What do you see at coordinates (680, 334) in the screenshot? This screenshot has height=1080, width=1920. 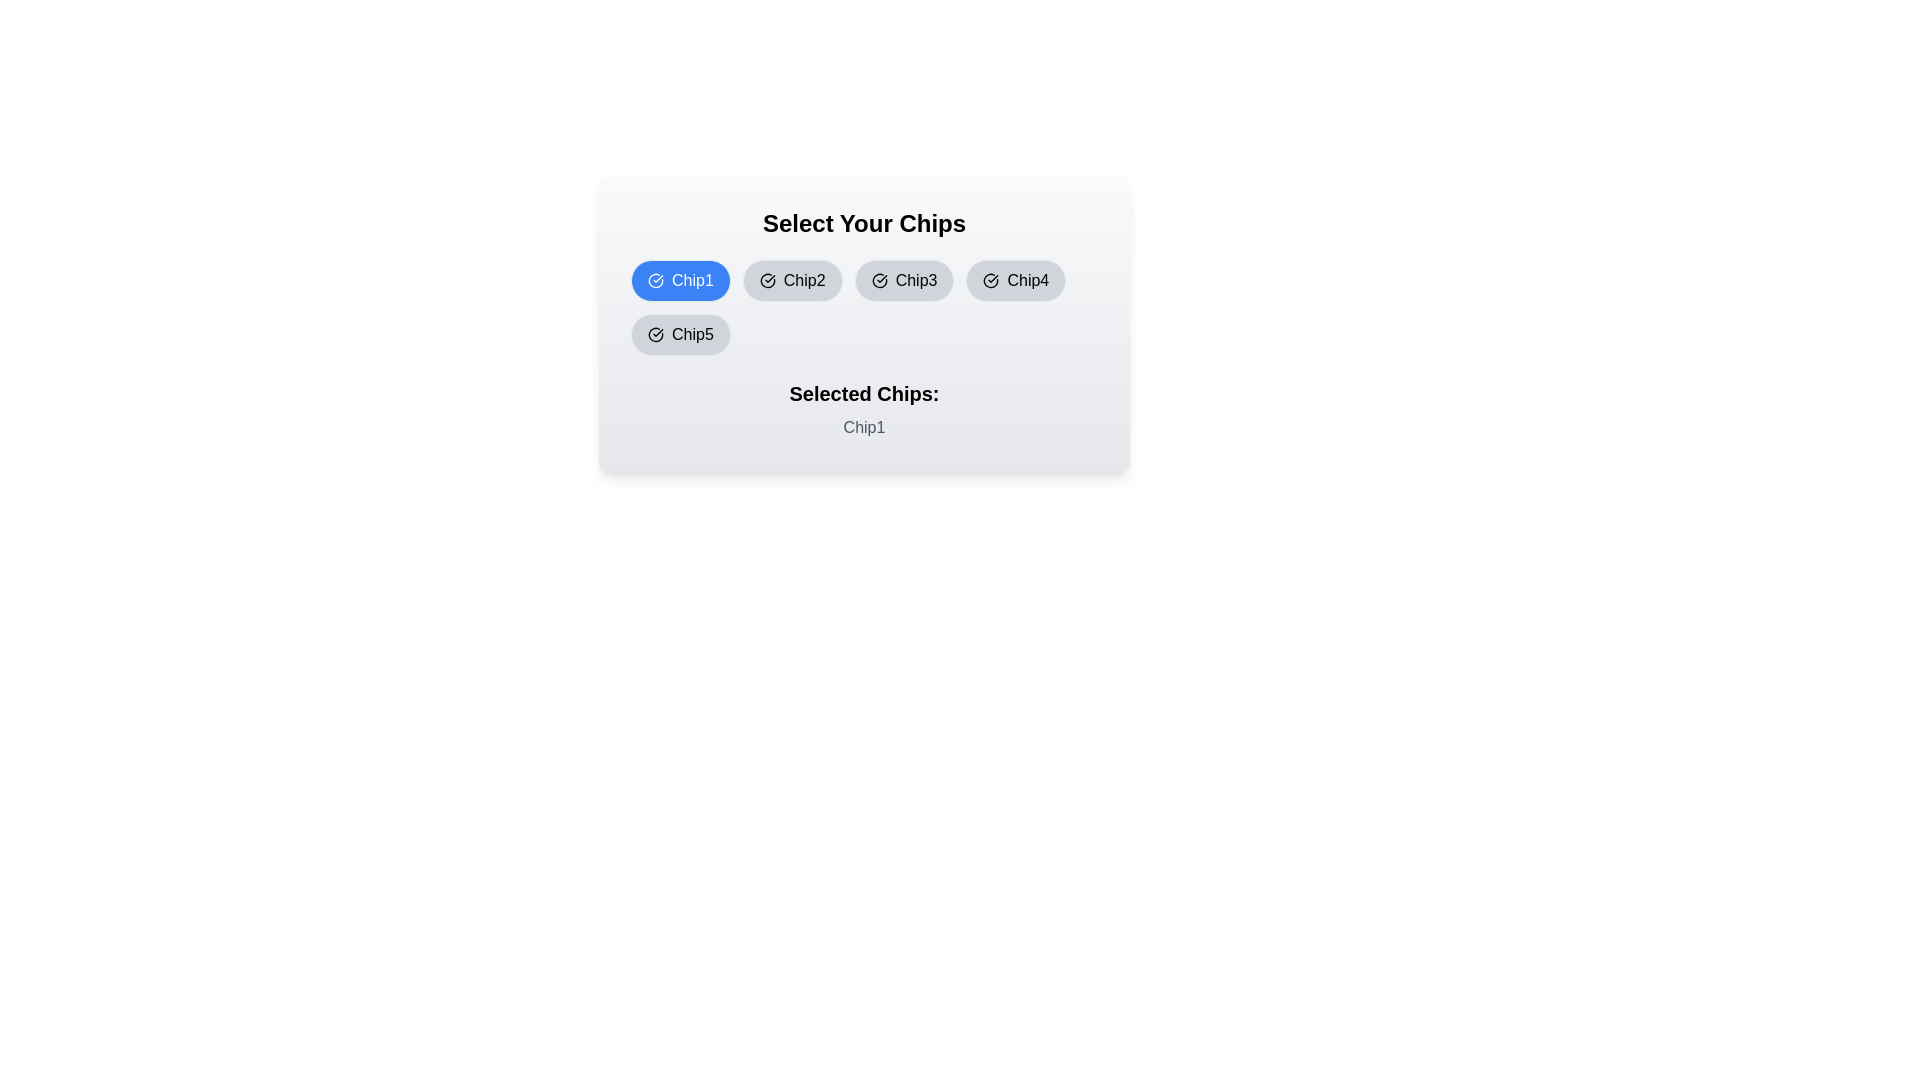 I see `the chip labeled Chip5` at bounding box center [680, 334].